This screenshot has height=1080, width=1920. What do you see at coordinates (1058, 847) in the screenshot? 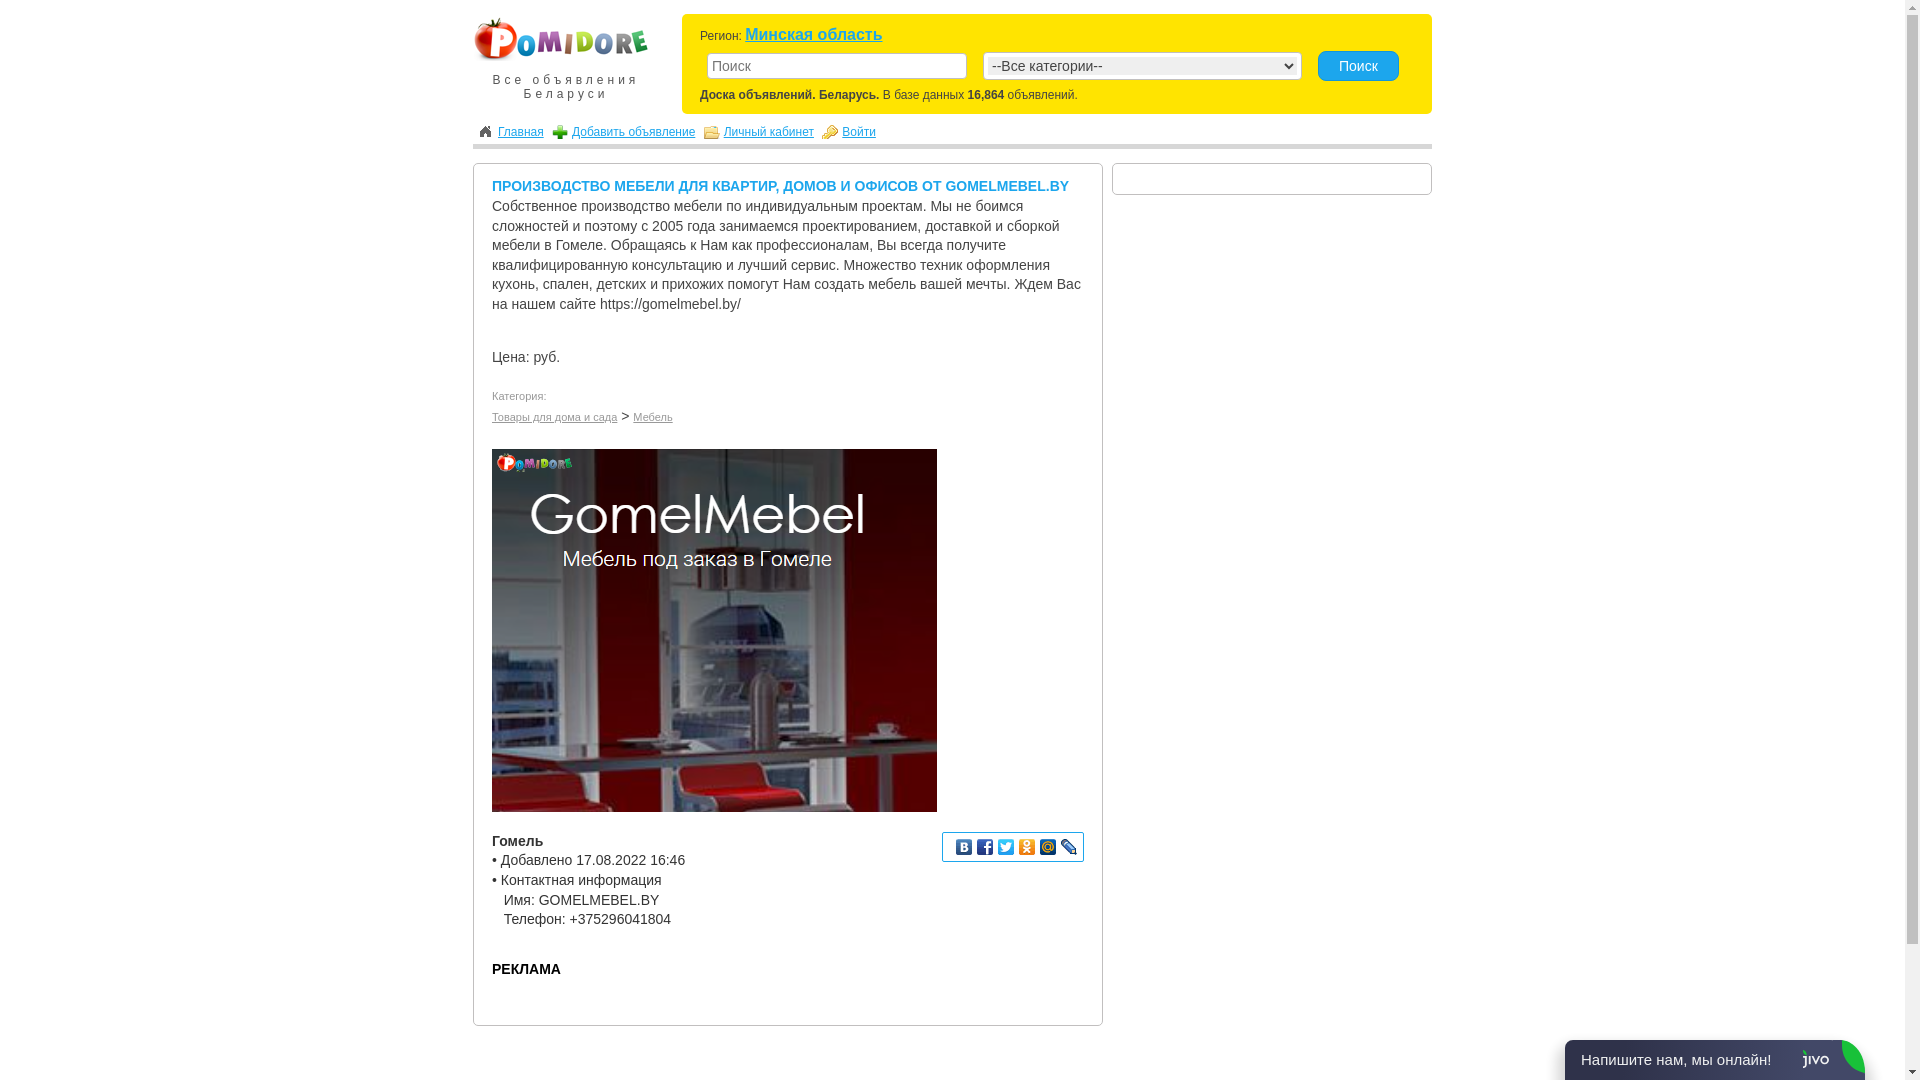
I see `'LiveJournal'` at bounding box center [1058, 847].